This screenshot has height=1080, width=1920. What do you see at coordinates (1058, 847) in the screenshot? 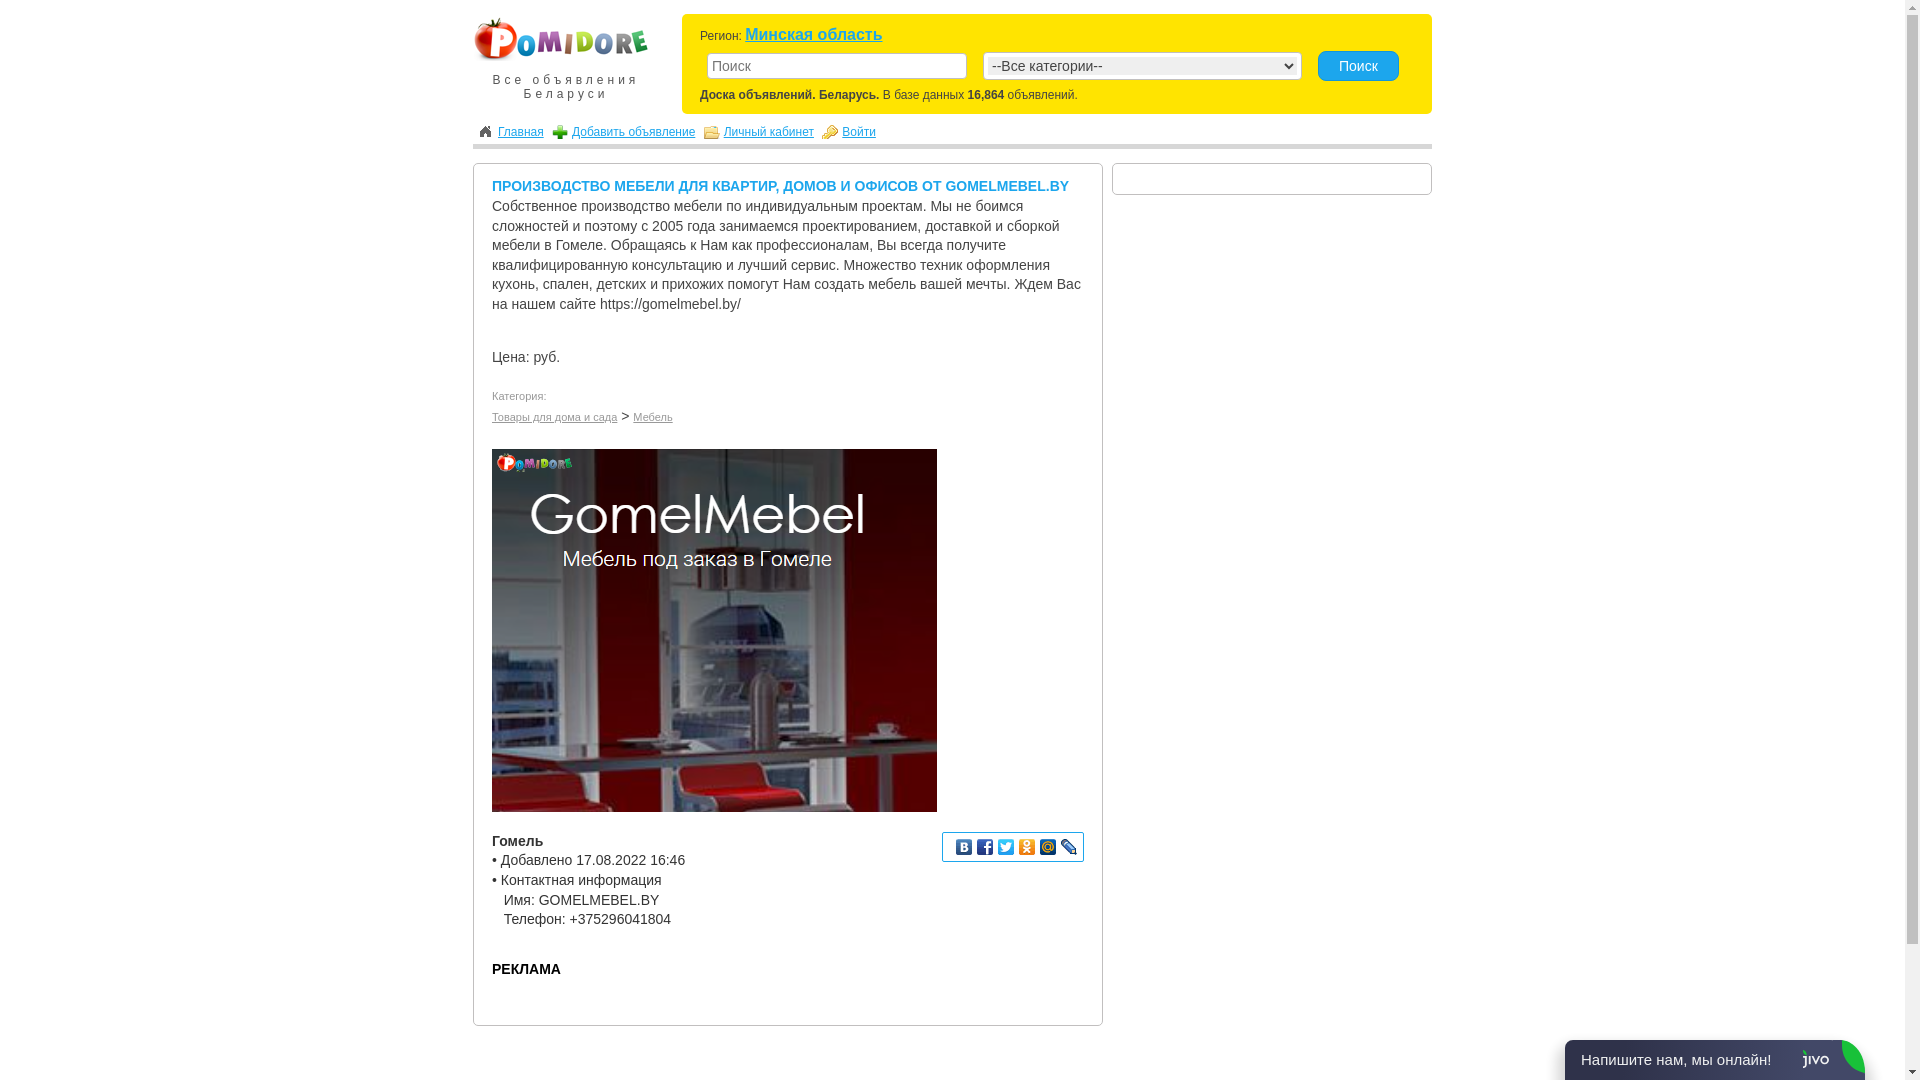
I see `'LiveJournal'` at bounding box center [1058, 847].